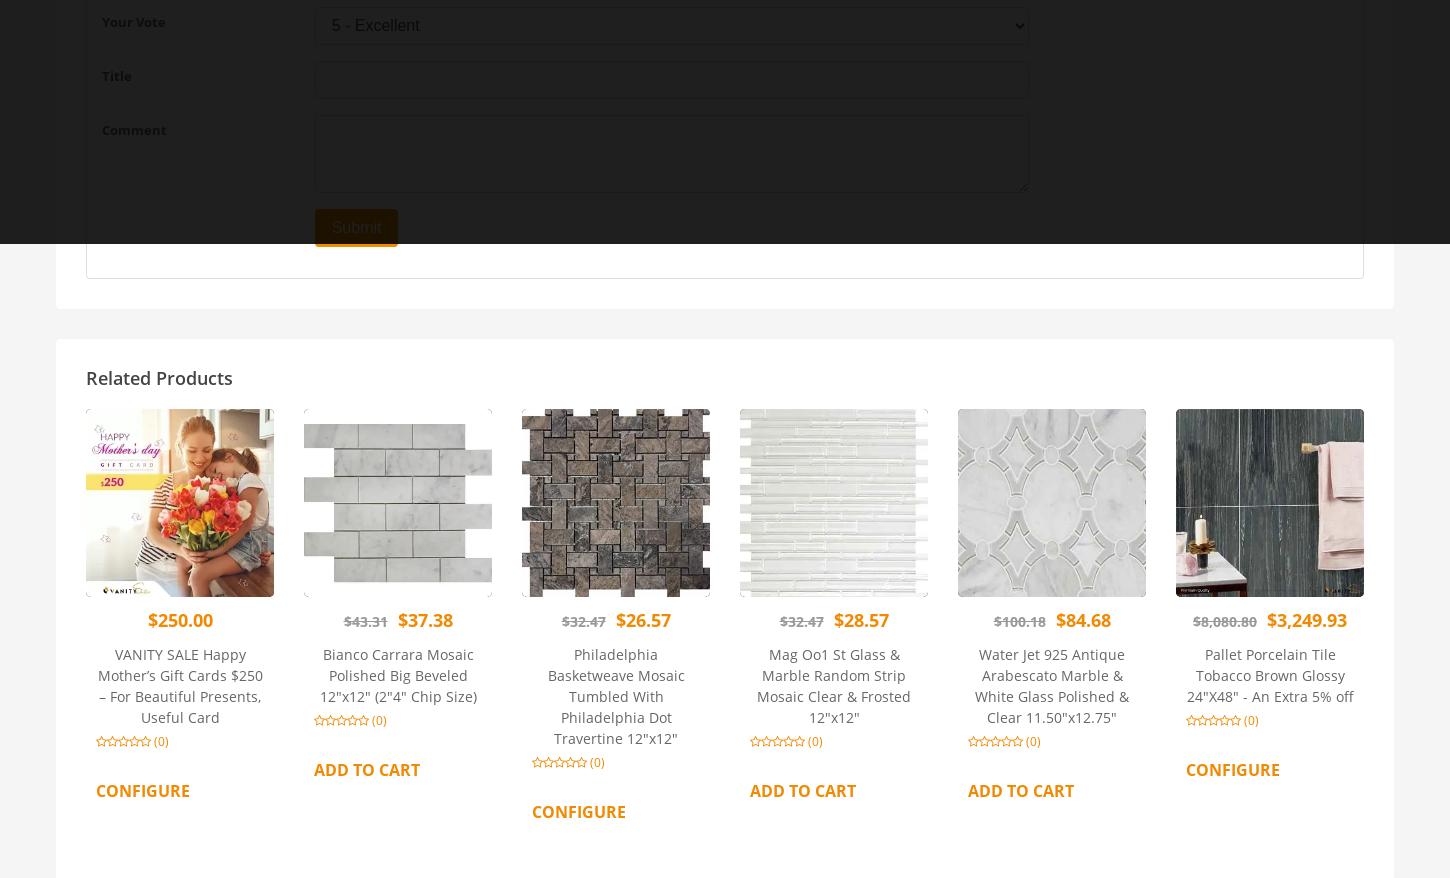 The height and width of the screenshot is (878, 1450). Describe the element at coordinates (178, 617) in the screenshot. I see `'$250.00'` at that location.